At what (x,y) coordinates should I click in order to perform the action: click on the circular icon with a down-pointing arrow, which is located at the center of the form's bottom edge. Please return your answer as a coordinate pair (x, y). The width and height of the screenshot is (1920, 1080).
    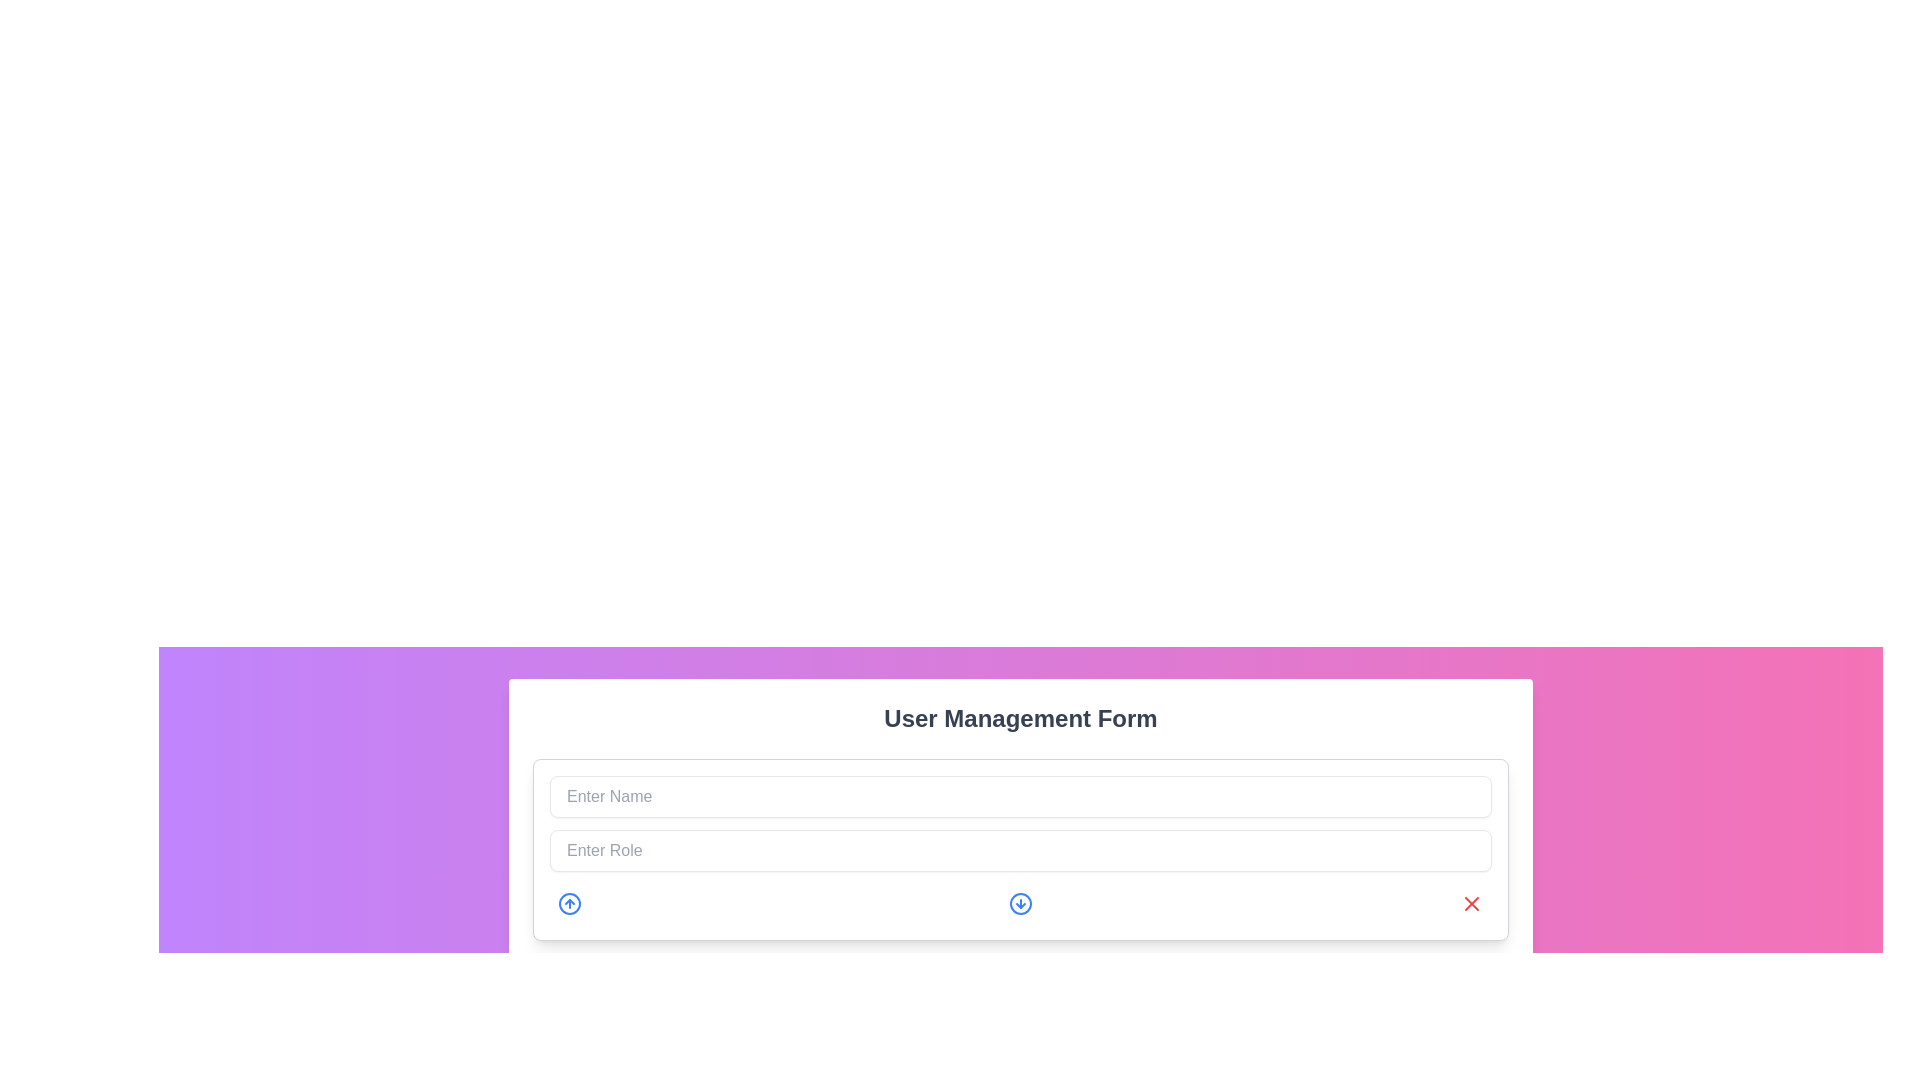
    Looking at the image, I should click on (1021, 903).